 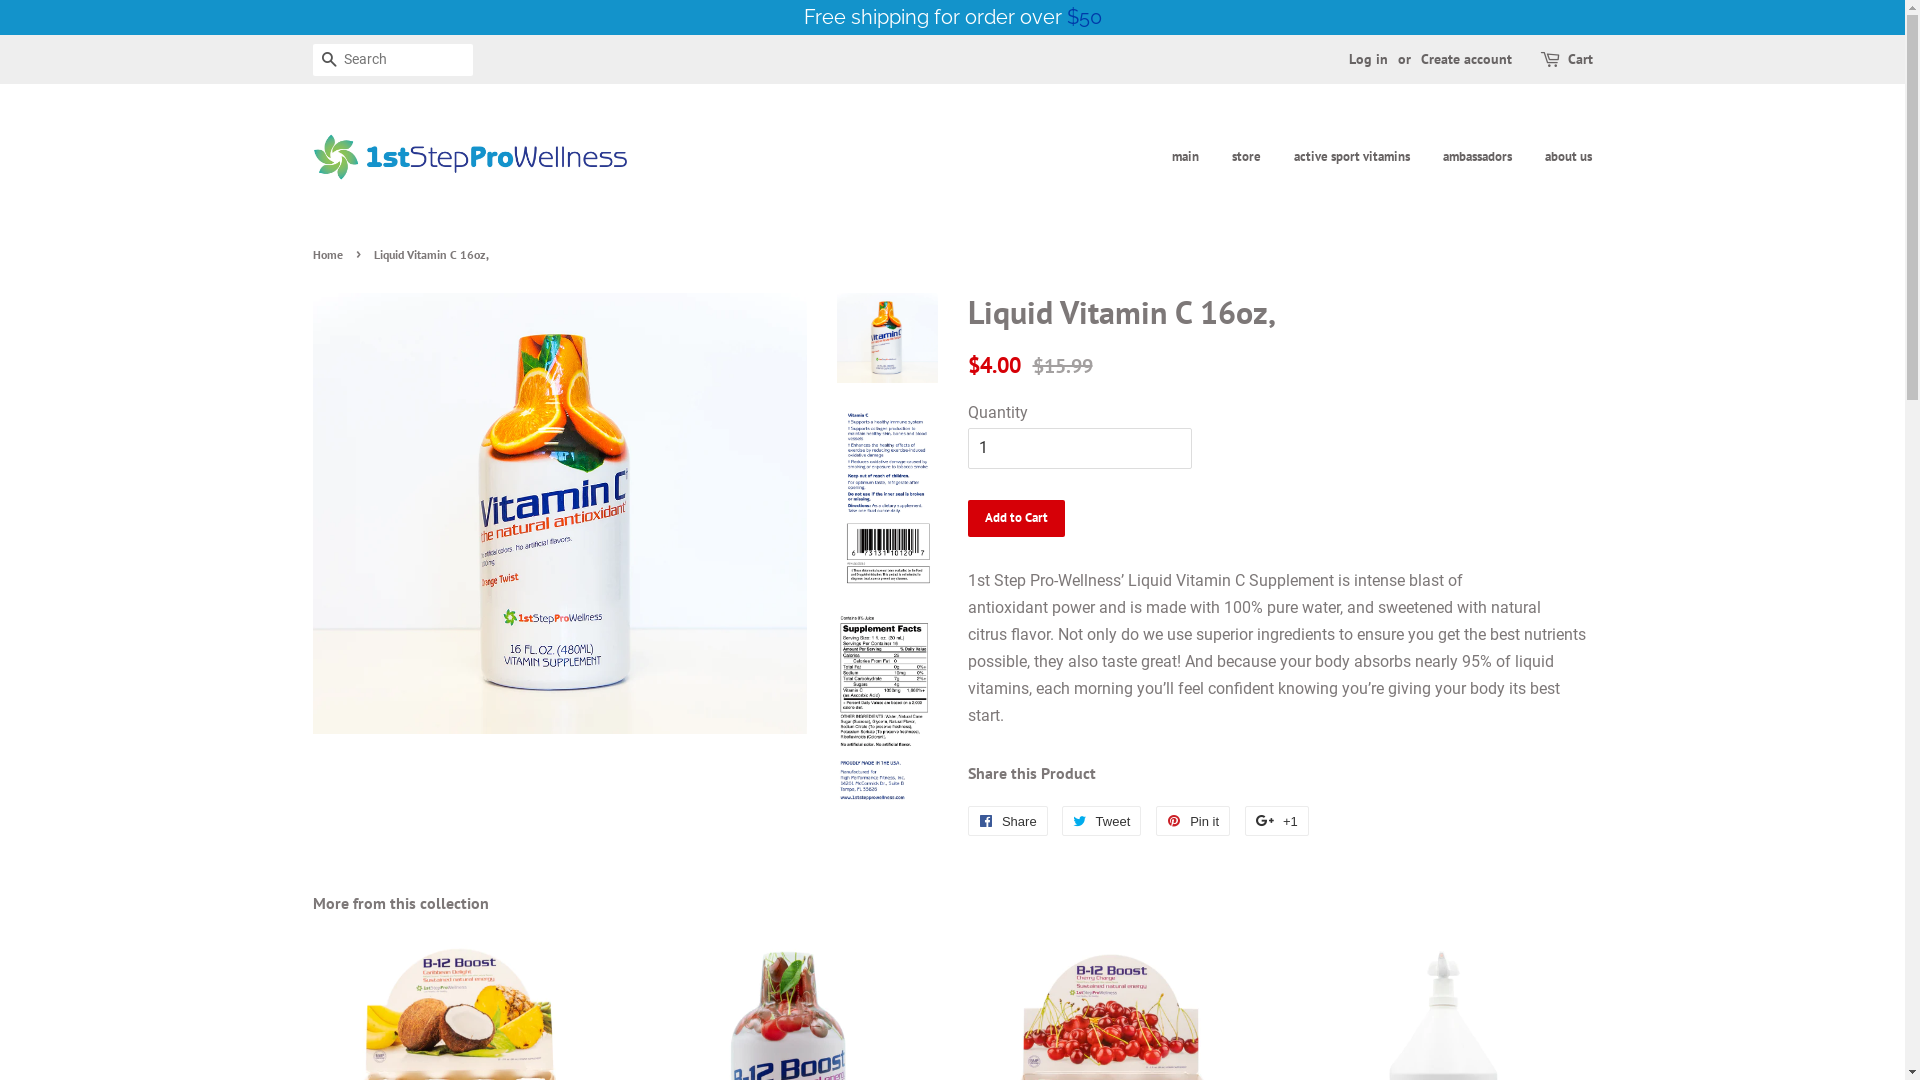 What do you see at coordinates (1193, 821) in the screenshot?
I see `'Pin it` at bounding box center [1193, 821].